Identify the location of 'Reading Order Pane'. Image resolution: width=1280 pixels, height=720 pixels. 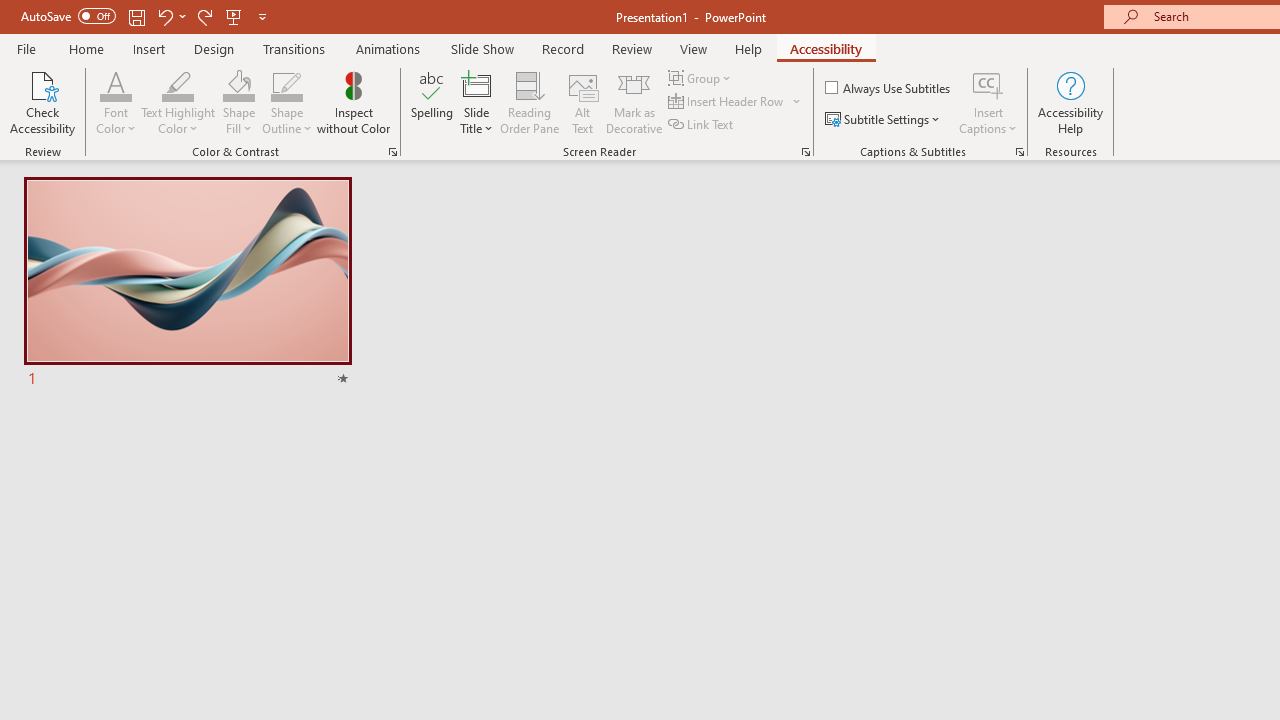
(529, 103).